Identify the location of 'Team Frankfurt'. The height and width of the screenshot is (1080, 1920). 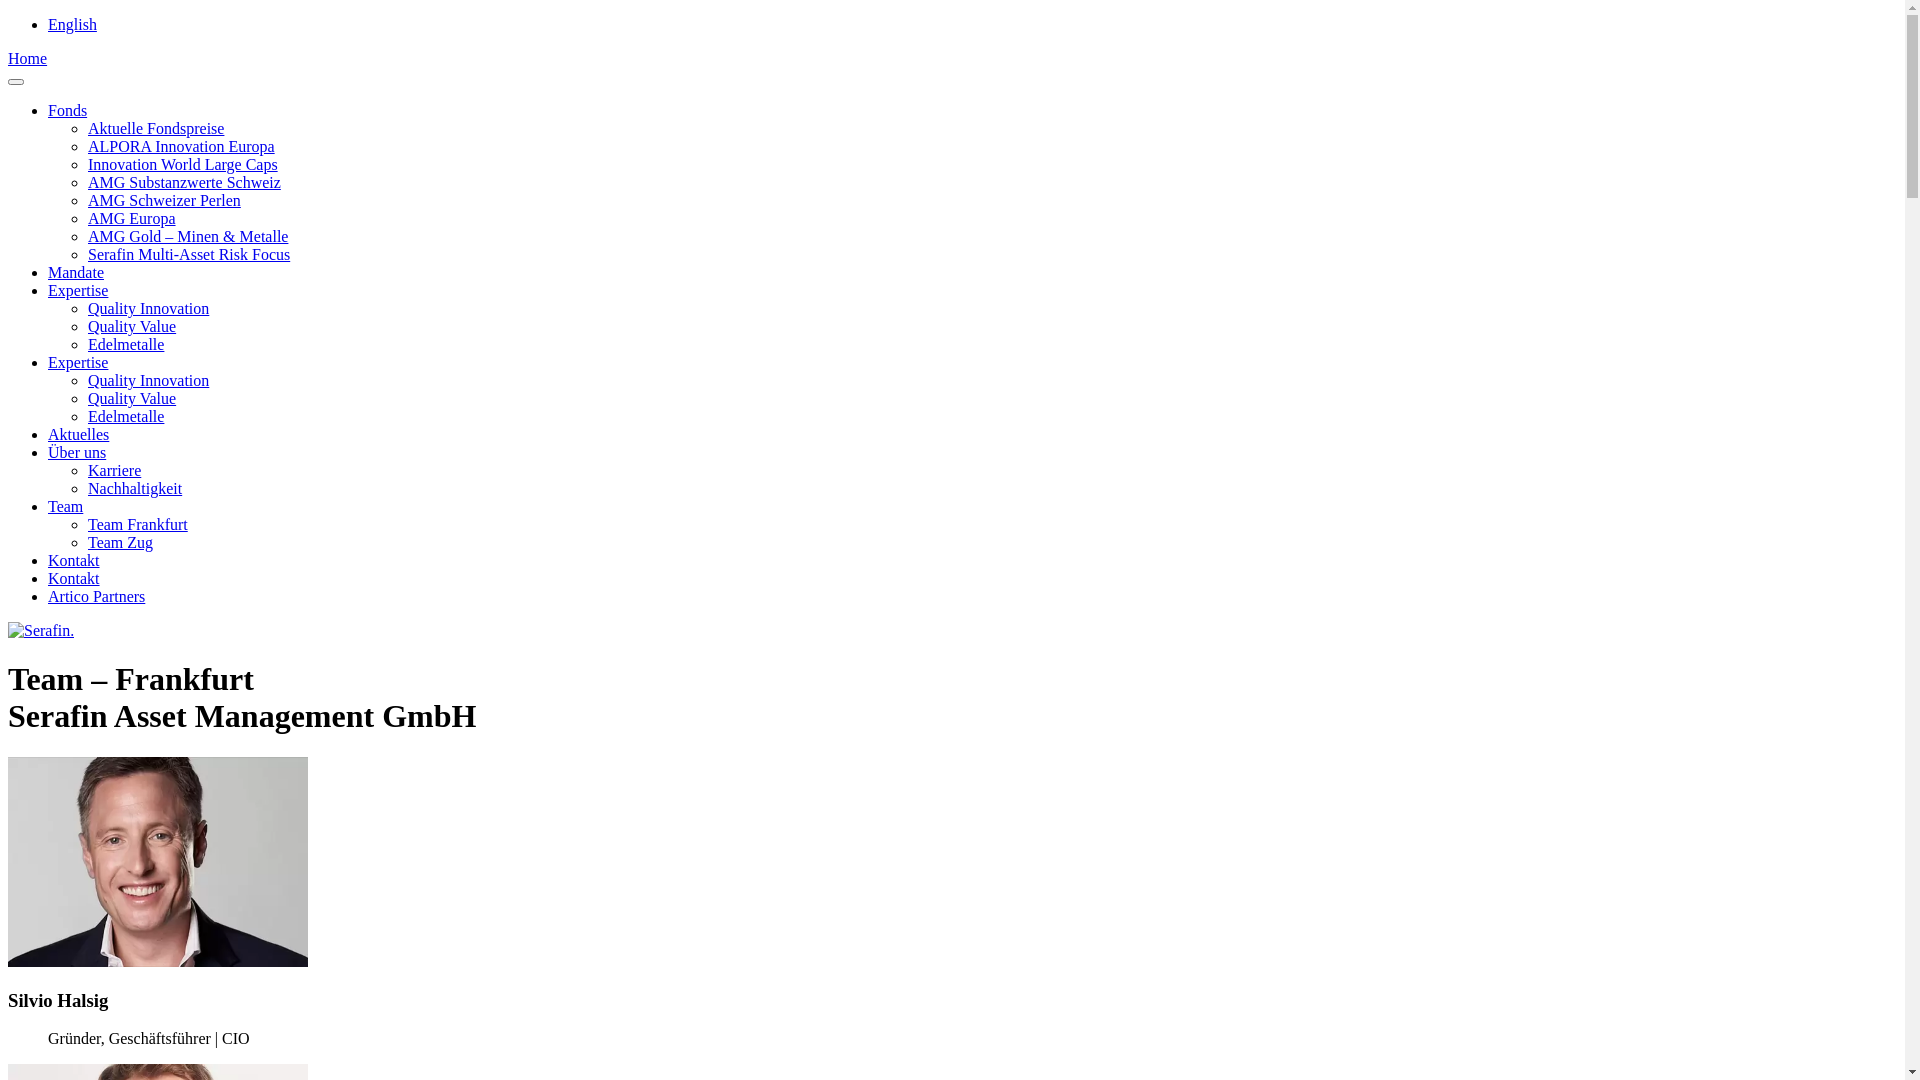
(86, 523).